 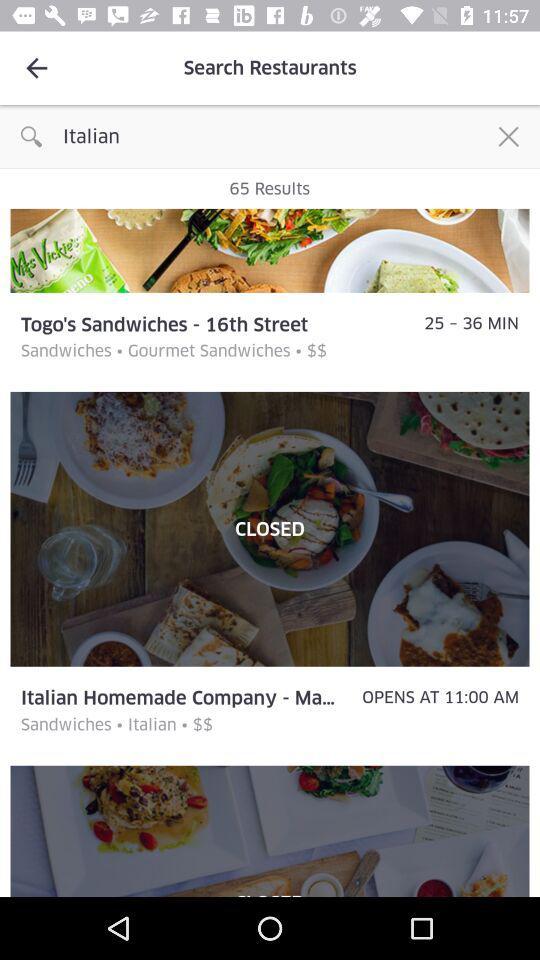 I want to click on the icon next to the italian item, so click(x=508, y=135).